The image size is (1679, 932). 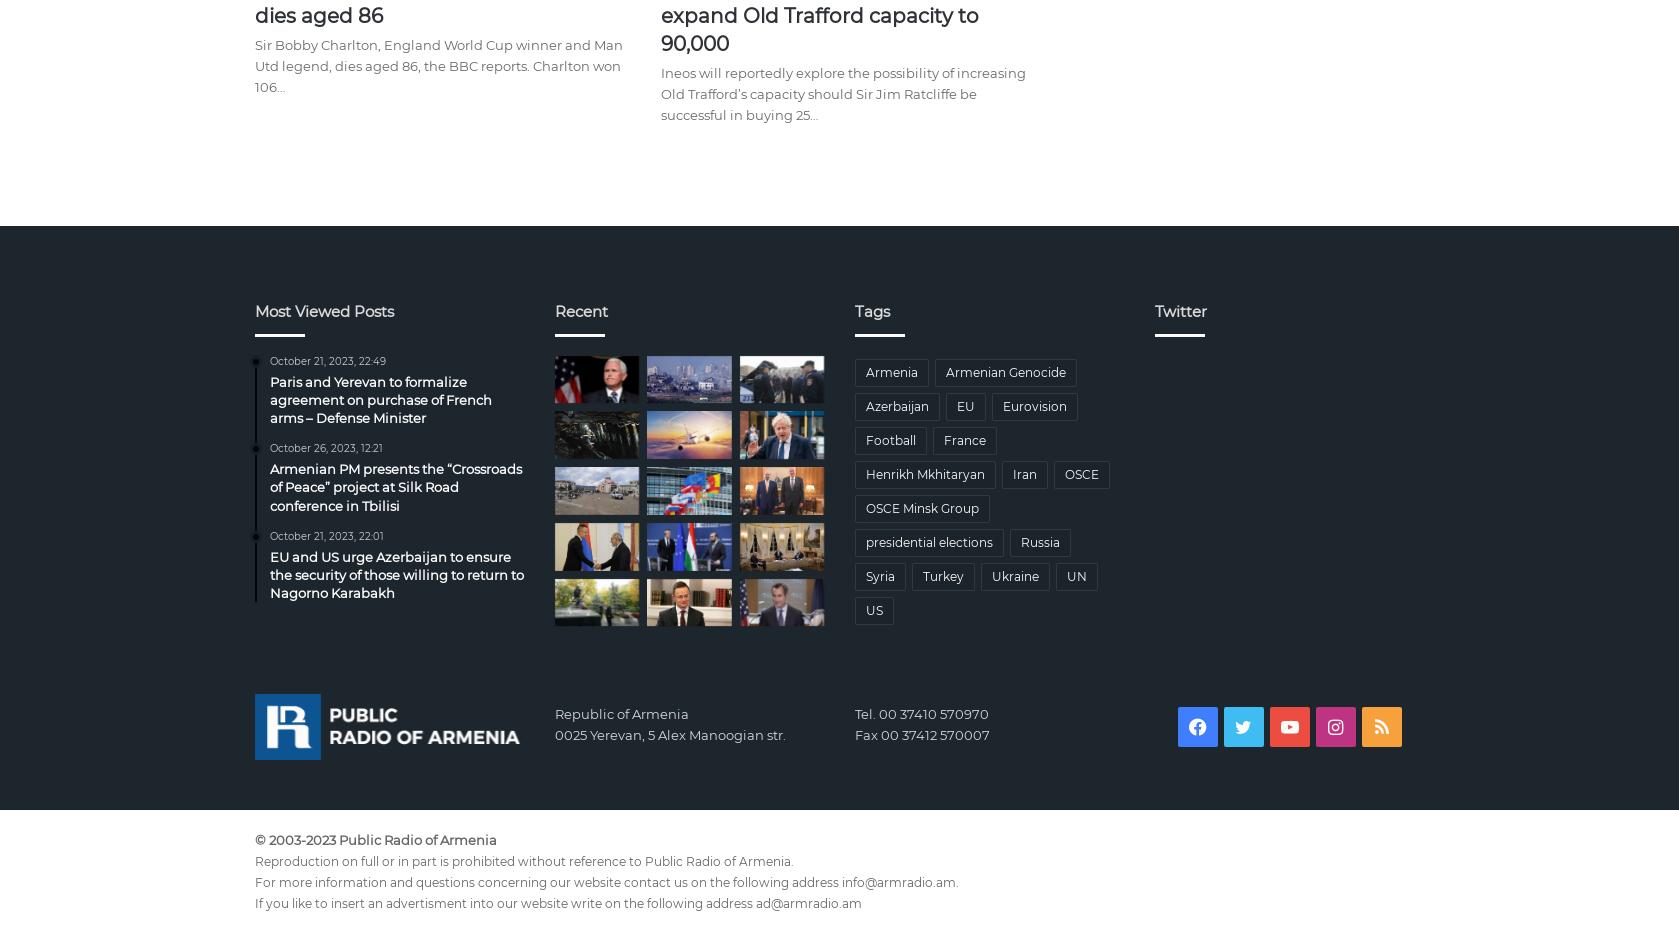 I want to click on '0025 Yerevan, 5 Alex Manoogian str.', so click(x=669, y=733).